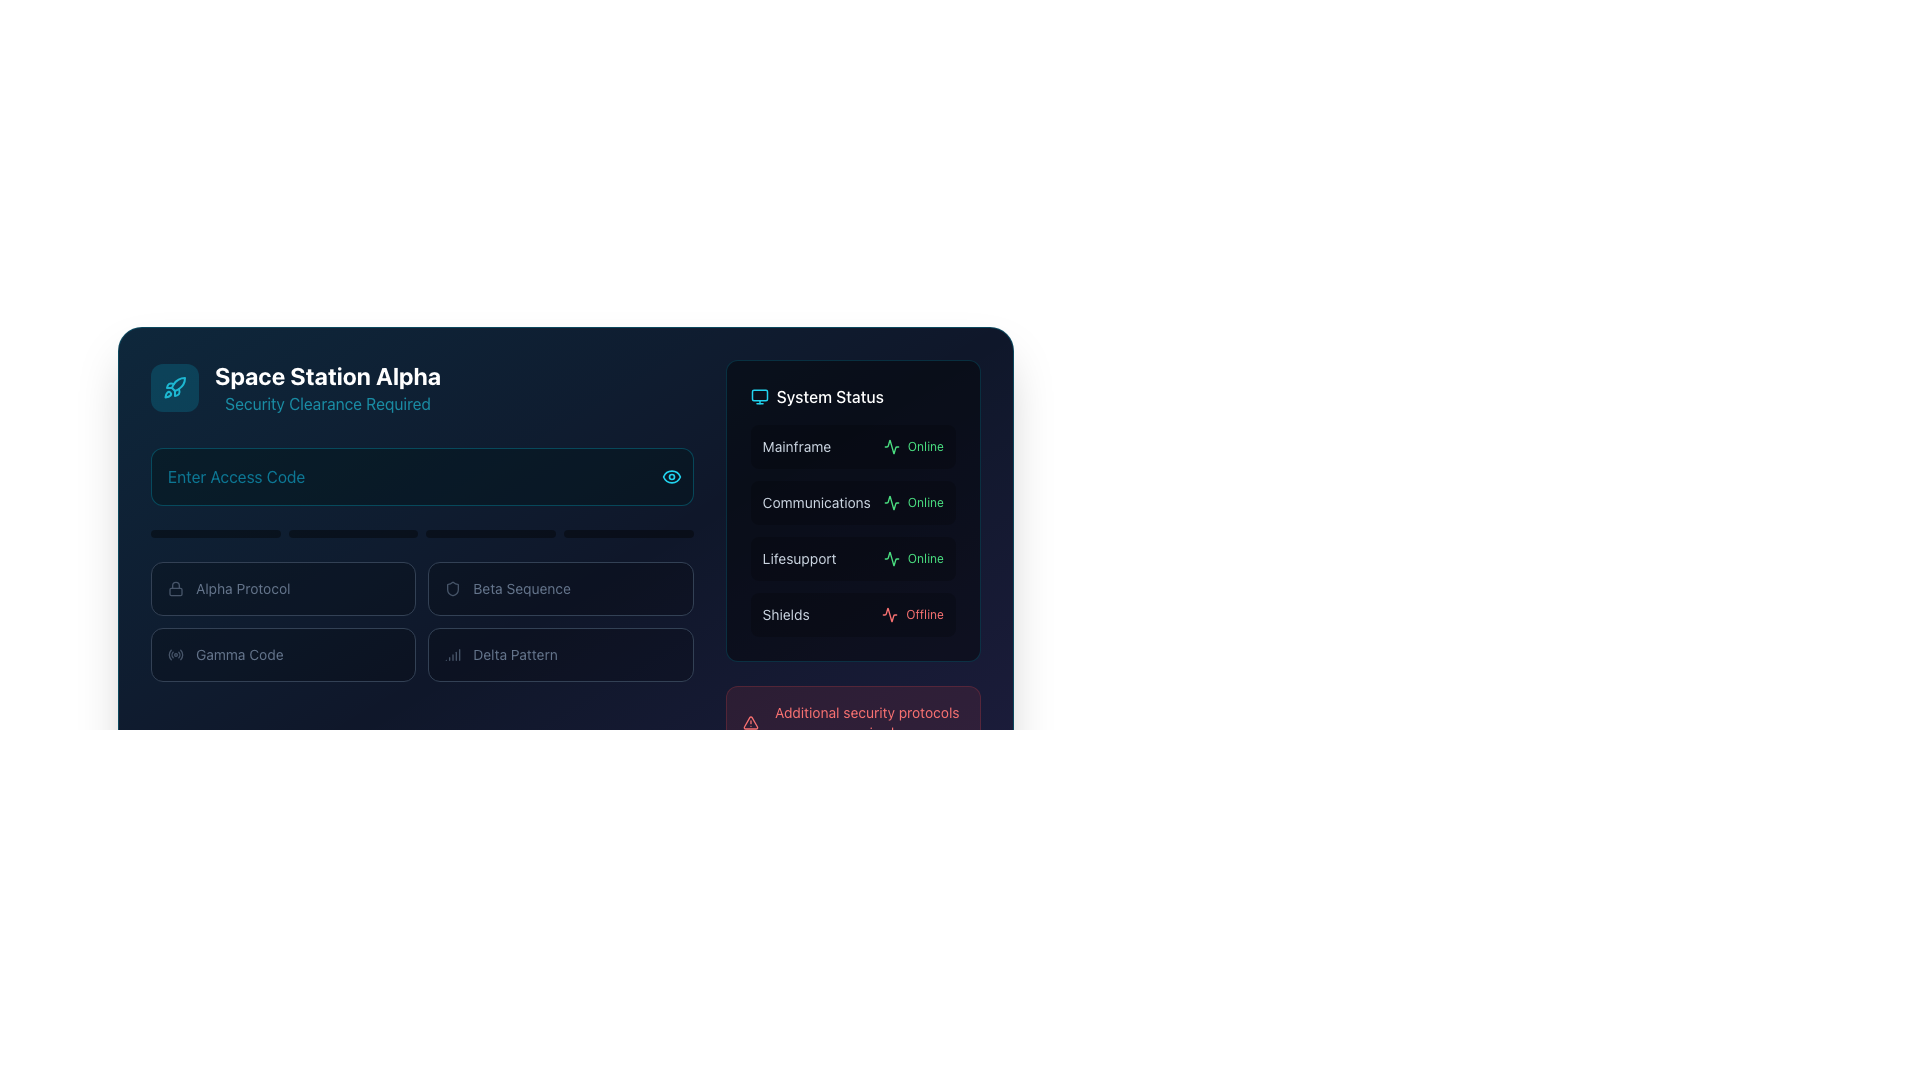 The height and width of the screenshot is (1080, 1920). I want to click on the text label displaying 'Additional security protocols required', which is styled in red and positioned at the bottom-right of the layout, so click(867, 722).